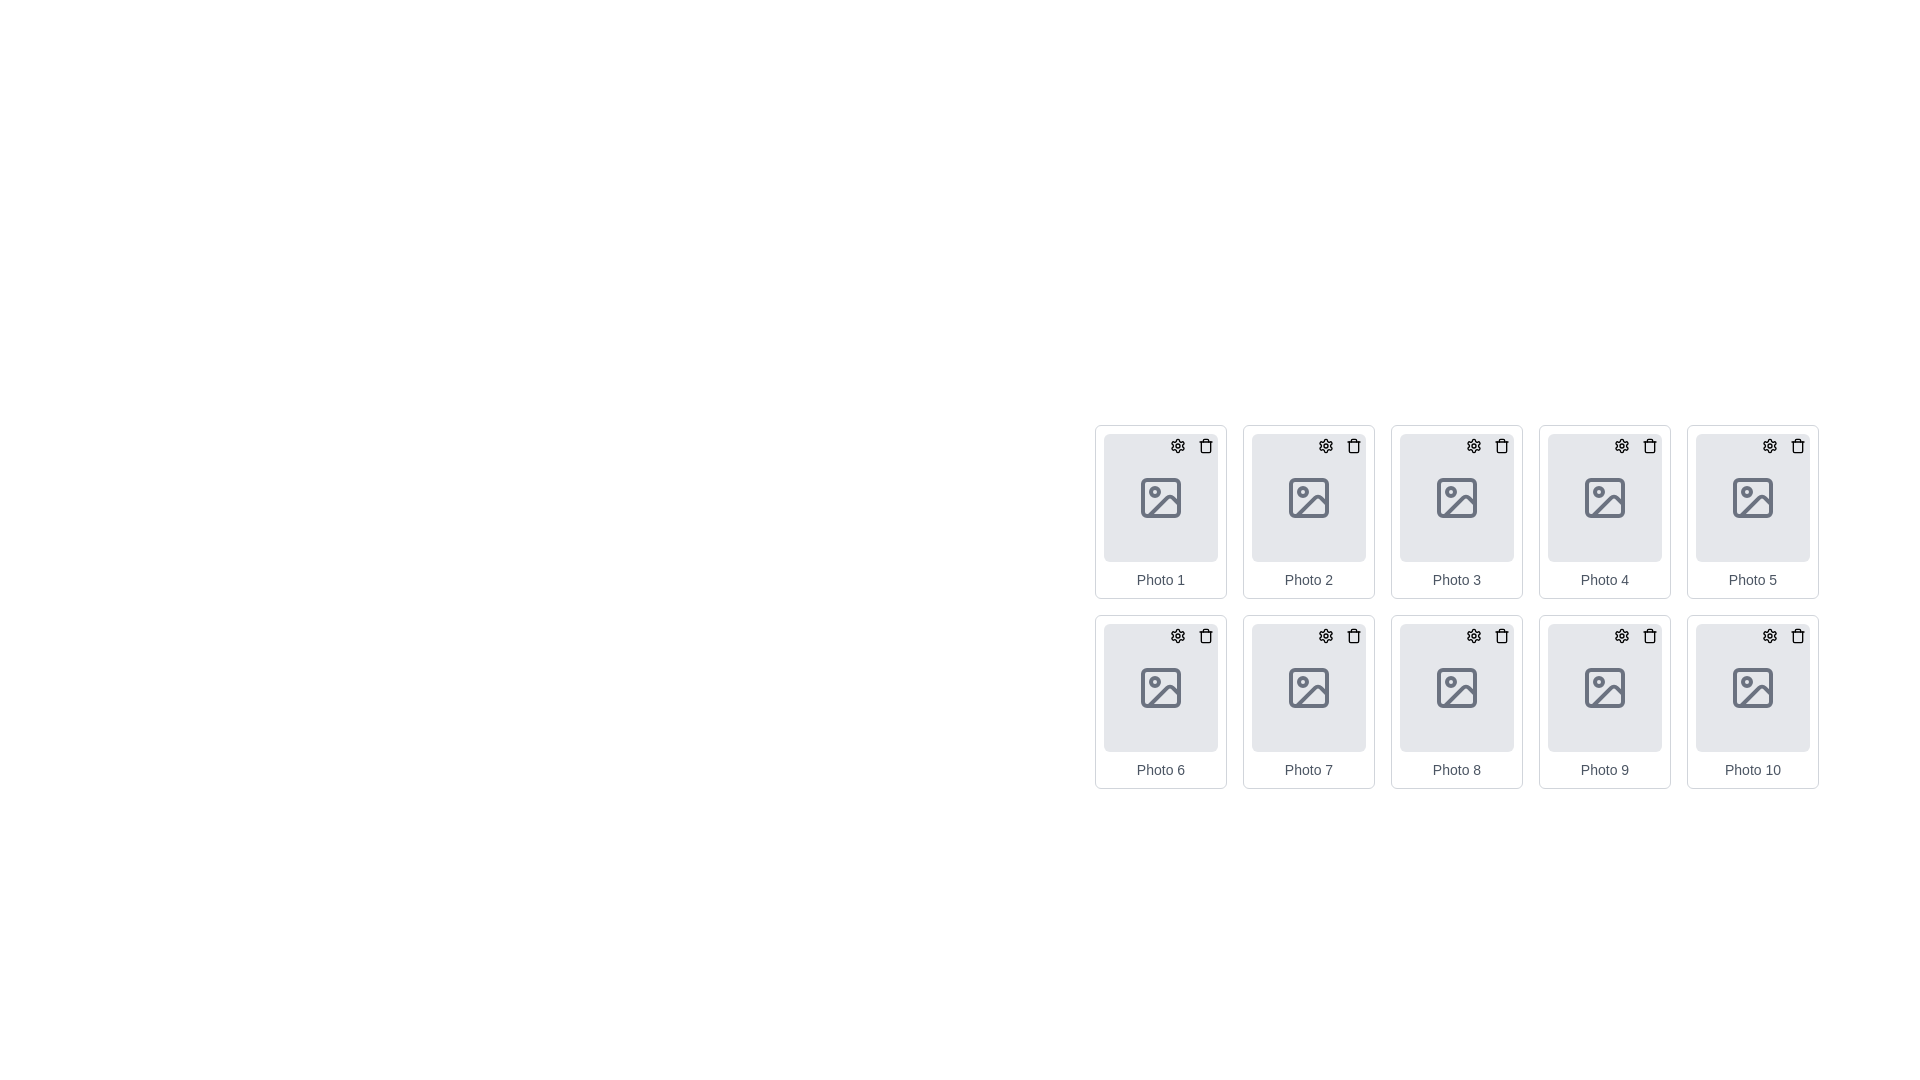  I want to click on the icon resembling a stylized image component located in the eighth photo frame of the second row in a 5-column grid, so click(1459, 694).